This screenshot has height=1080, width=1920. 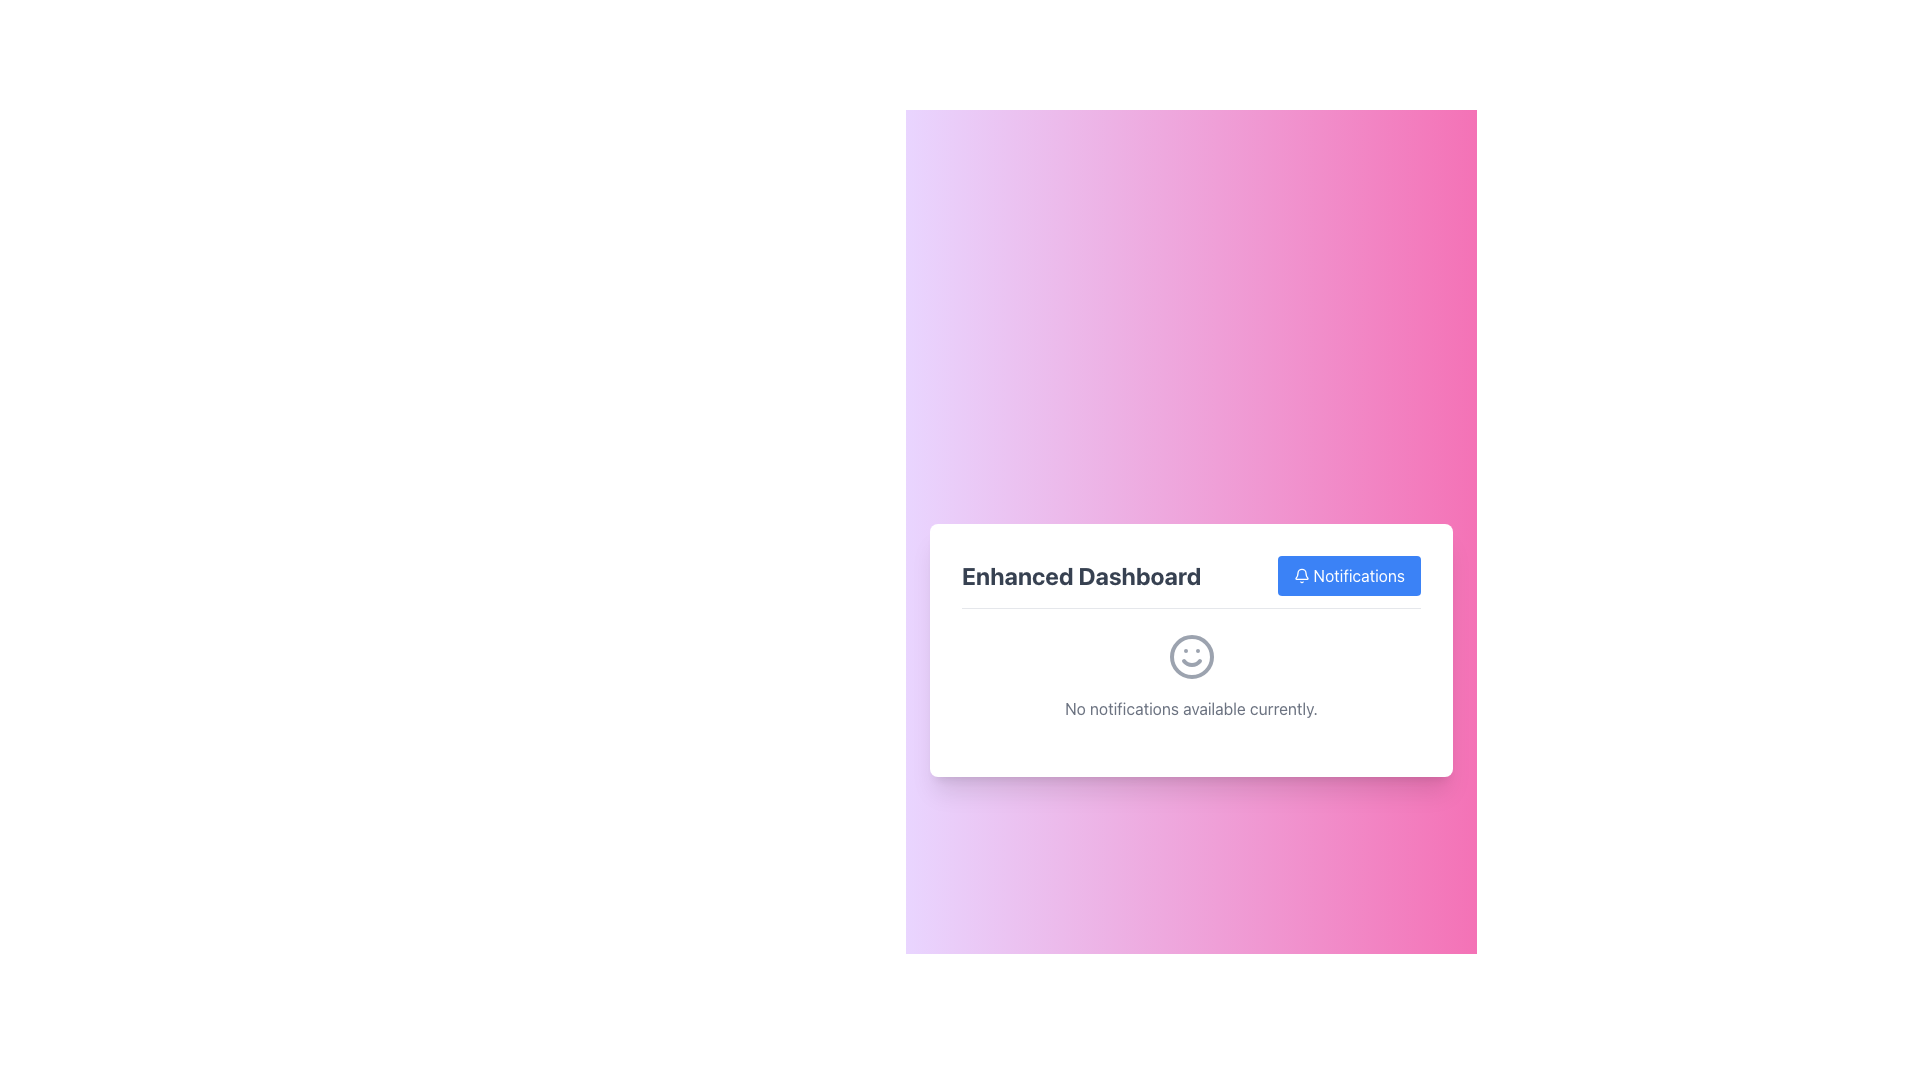 What do you see at coordinates (1349, 575) in the screenshot?
I see `the 'Notifications' button, which has a bold blue background and a bell icon` at bounding box center [1349, 575].